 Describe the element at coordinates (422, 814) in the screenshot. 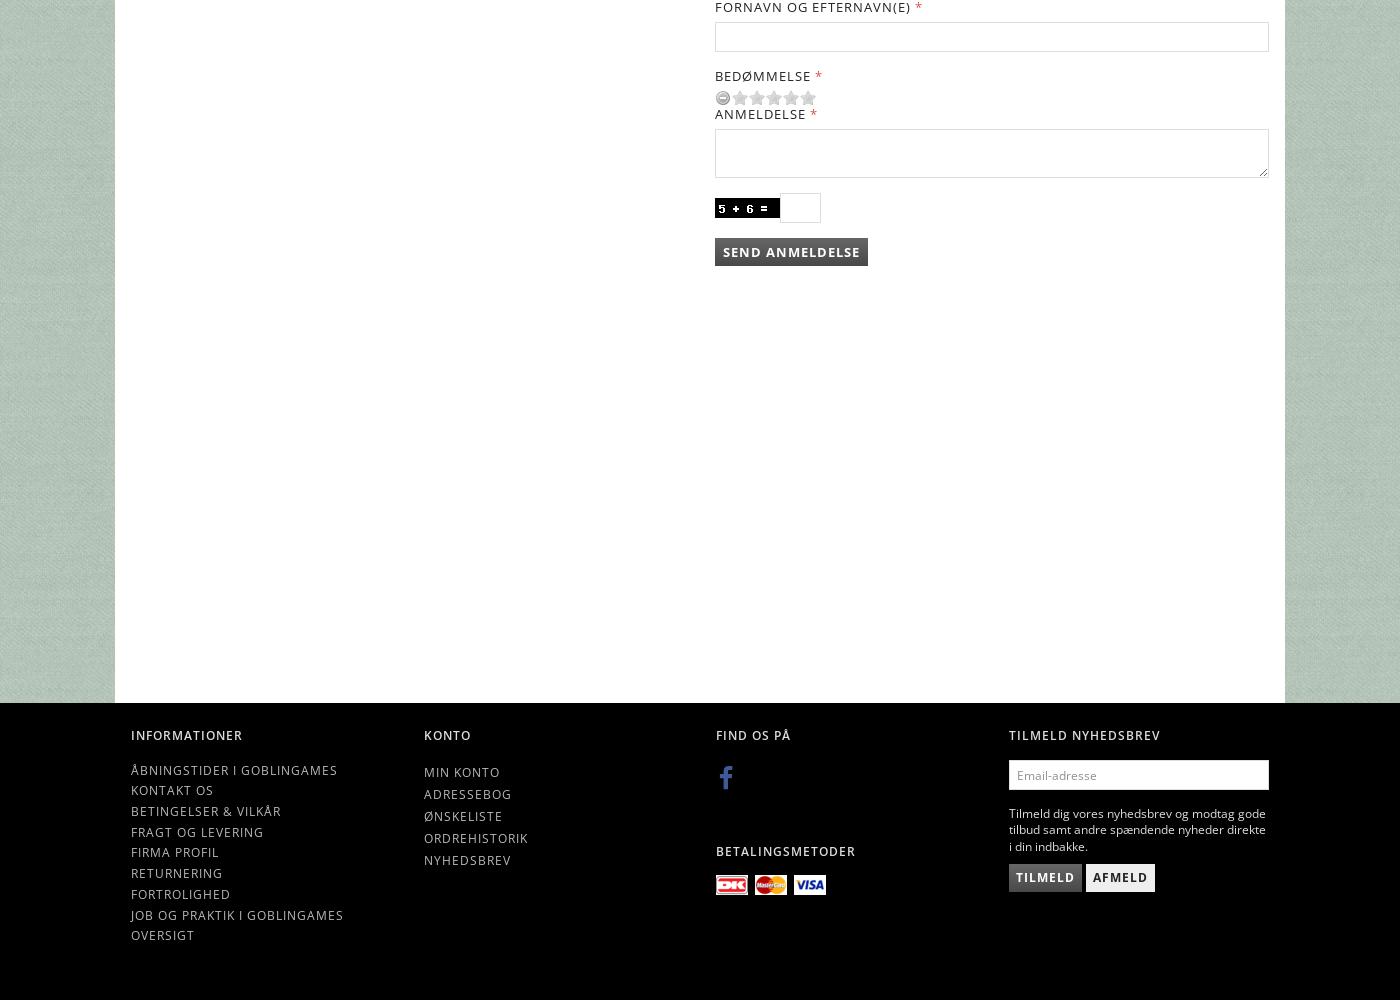

I see `'Ønskeliste'` at that location.